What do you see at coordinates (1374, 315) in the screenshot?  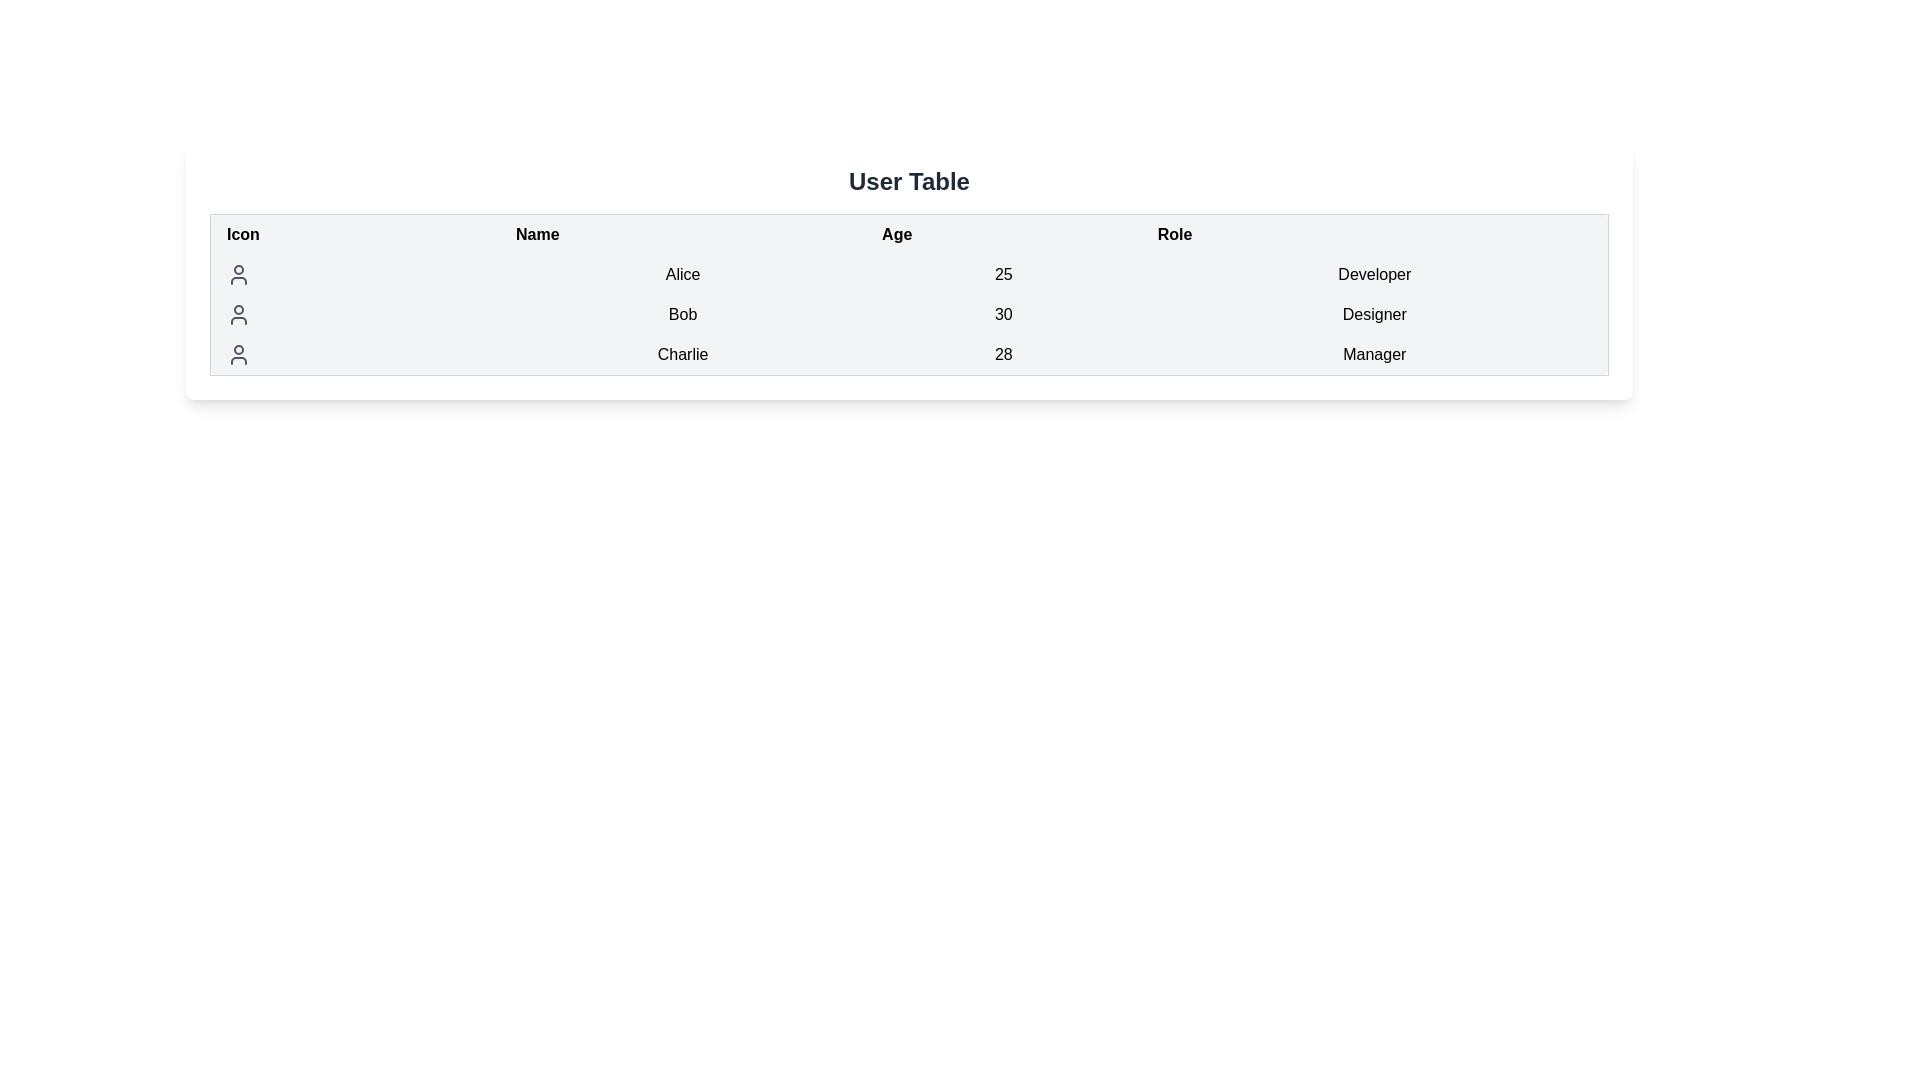 I see `the static text label 'Designer' located in the 'Role' column of the 'User Table', which is the third entry for the user Bob` at bounding box center [1374, 315].